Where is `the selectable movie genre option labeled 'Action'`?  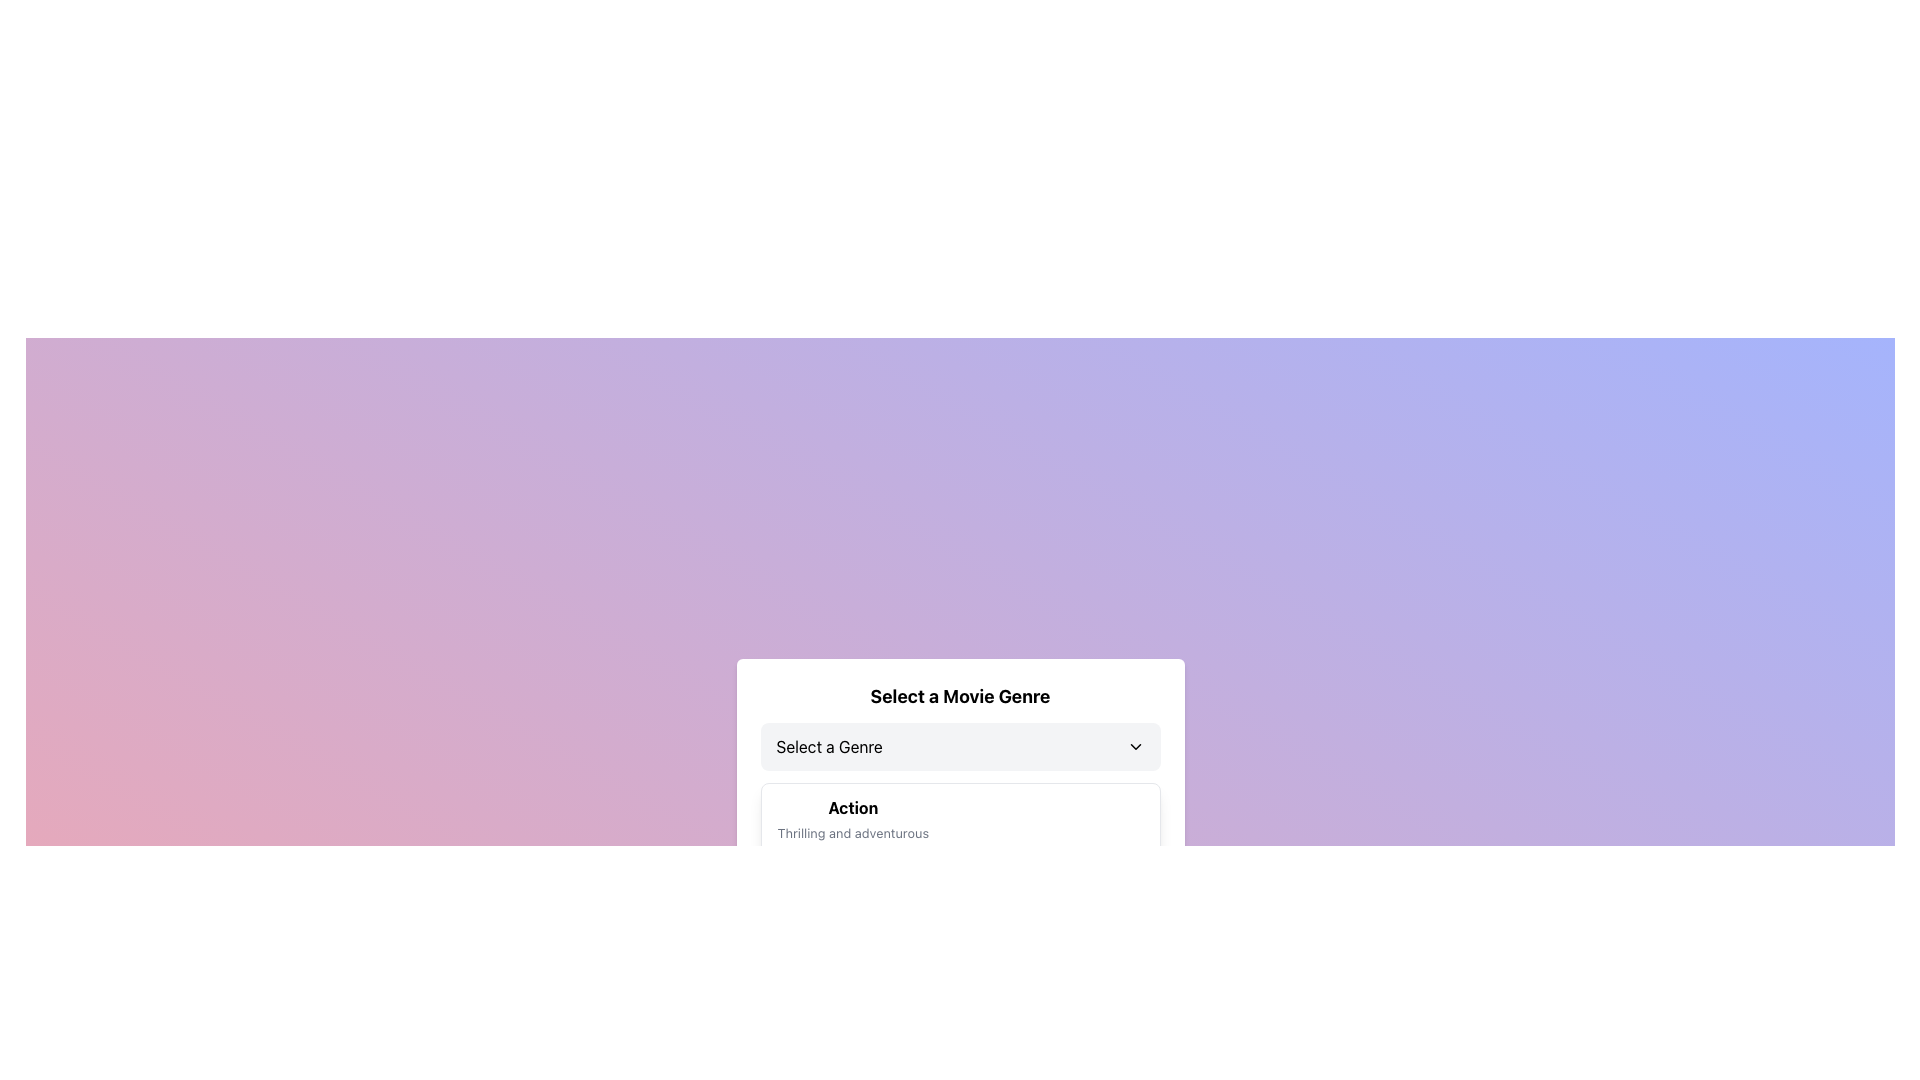
the selectable movie genre option labeled 'Action' is located at coordinates (960, 928).